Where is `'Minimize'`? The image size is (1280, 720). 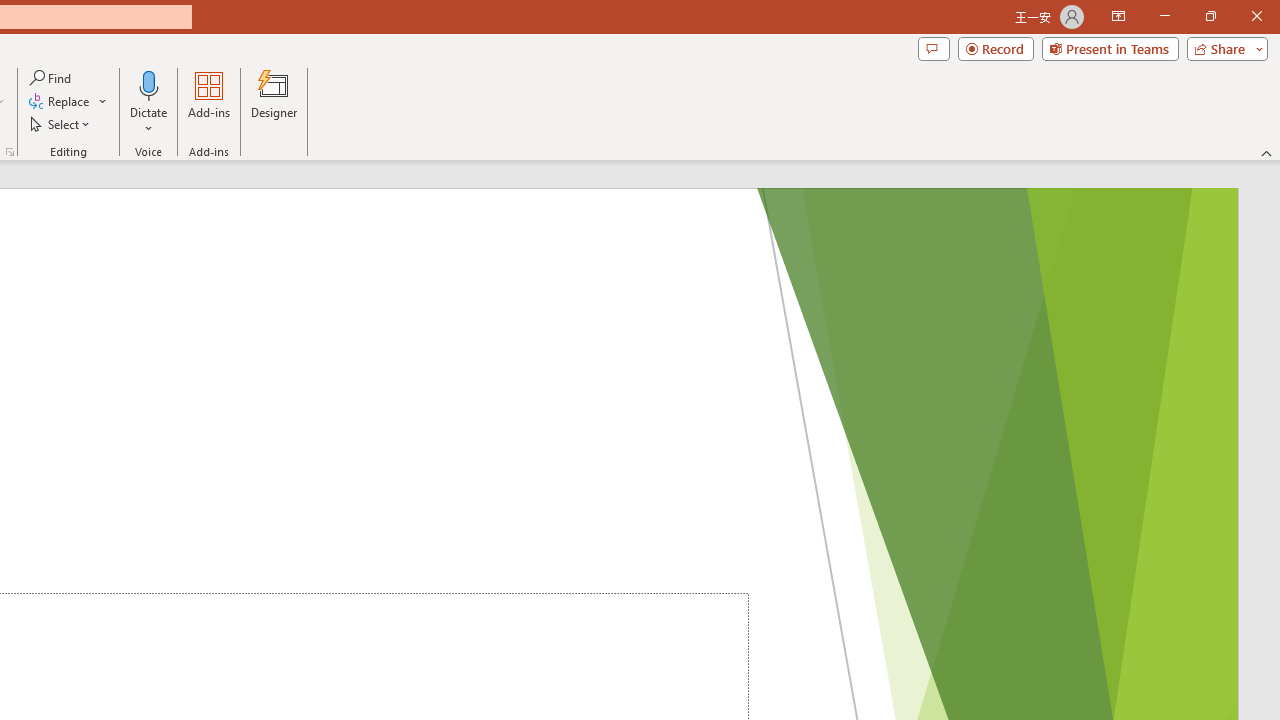
'Minimize' is located at coordinates (1164, 16).